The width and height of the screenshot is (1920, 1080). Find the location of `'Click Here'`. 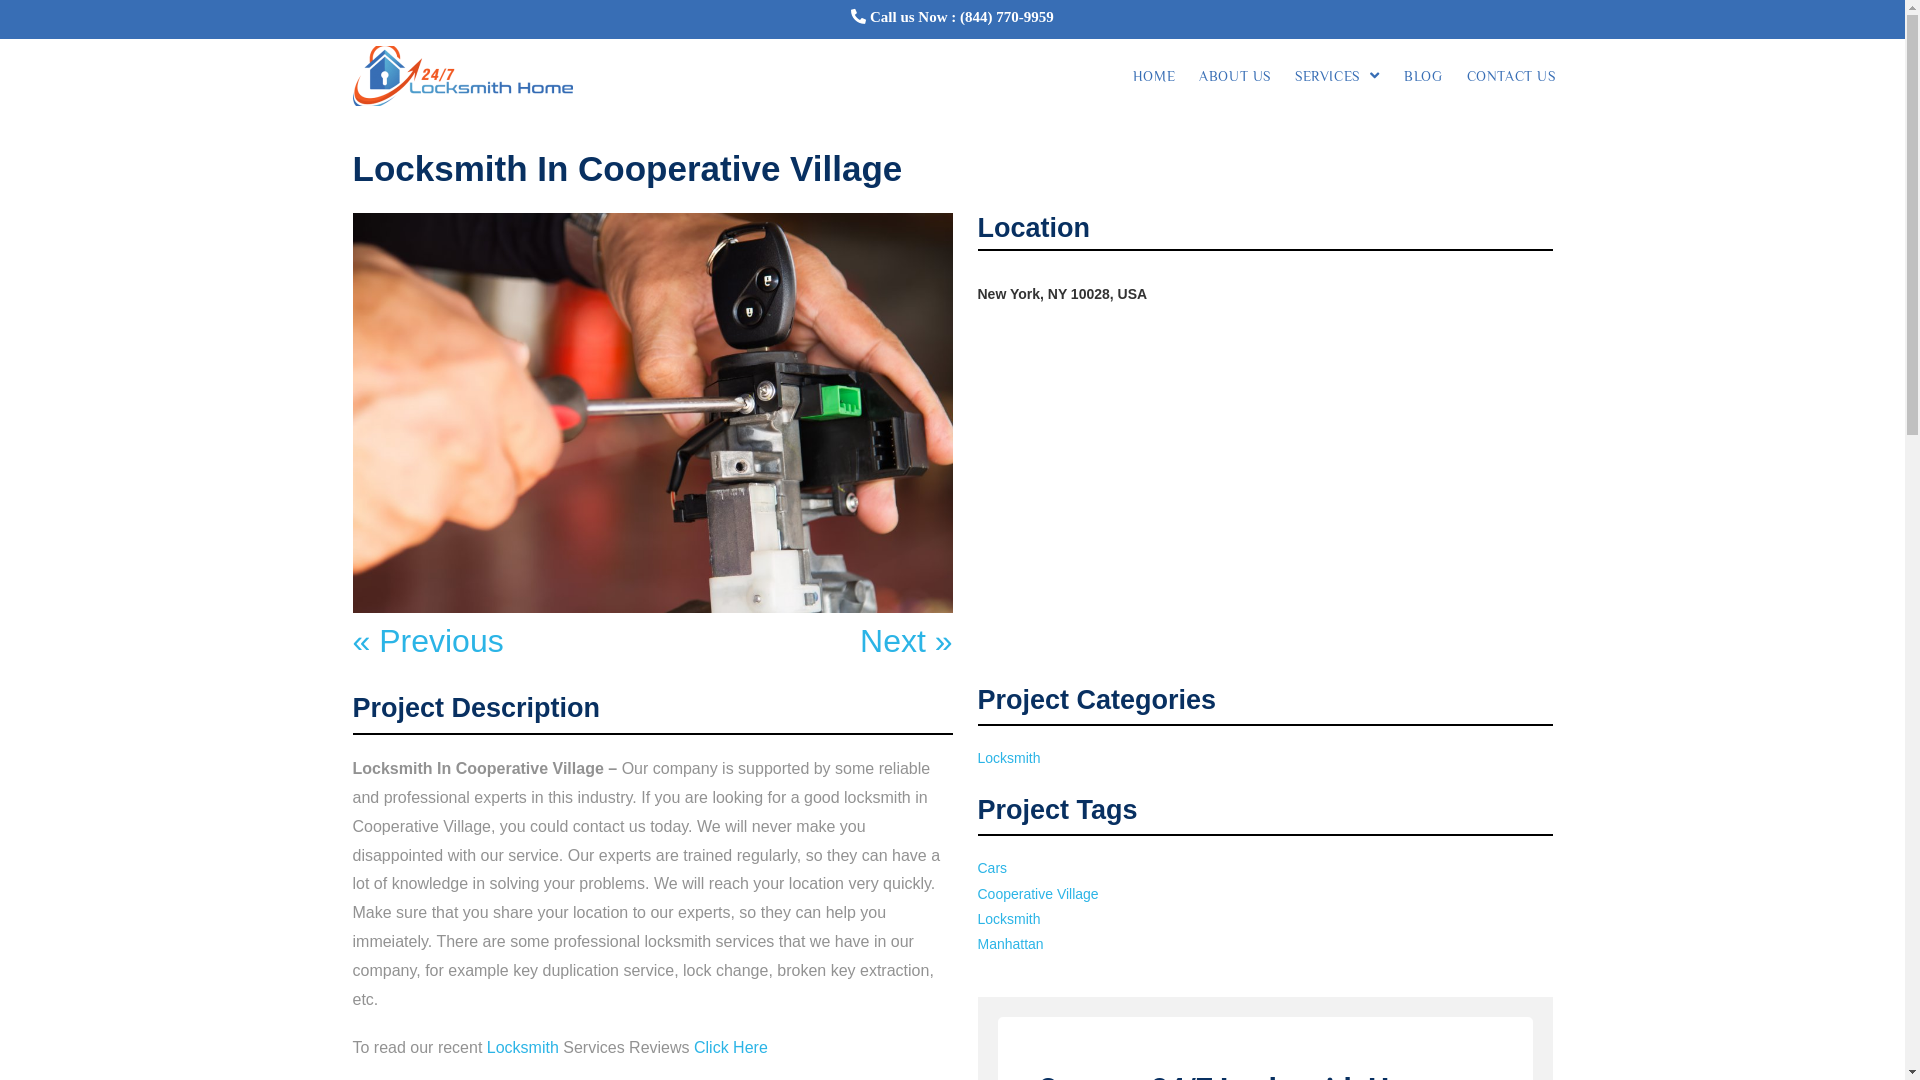

'Click Here' is located at coordinates (729, 1046).